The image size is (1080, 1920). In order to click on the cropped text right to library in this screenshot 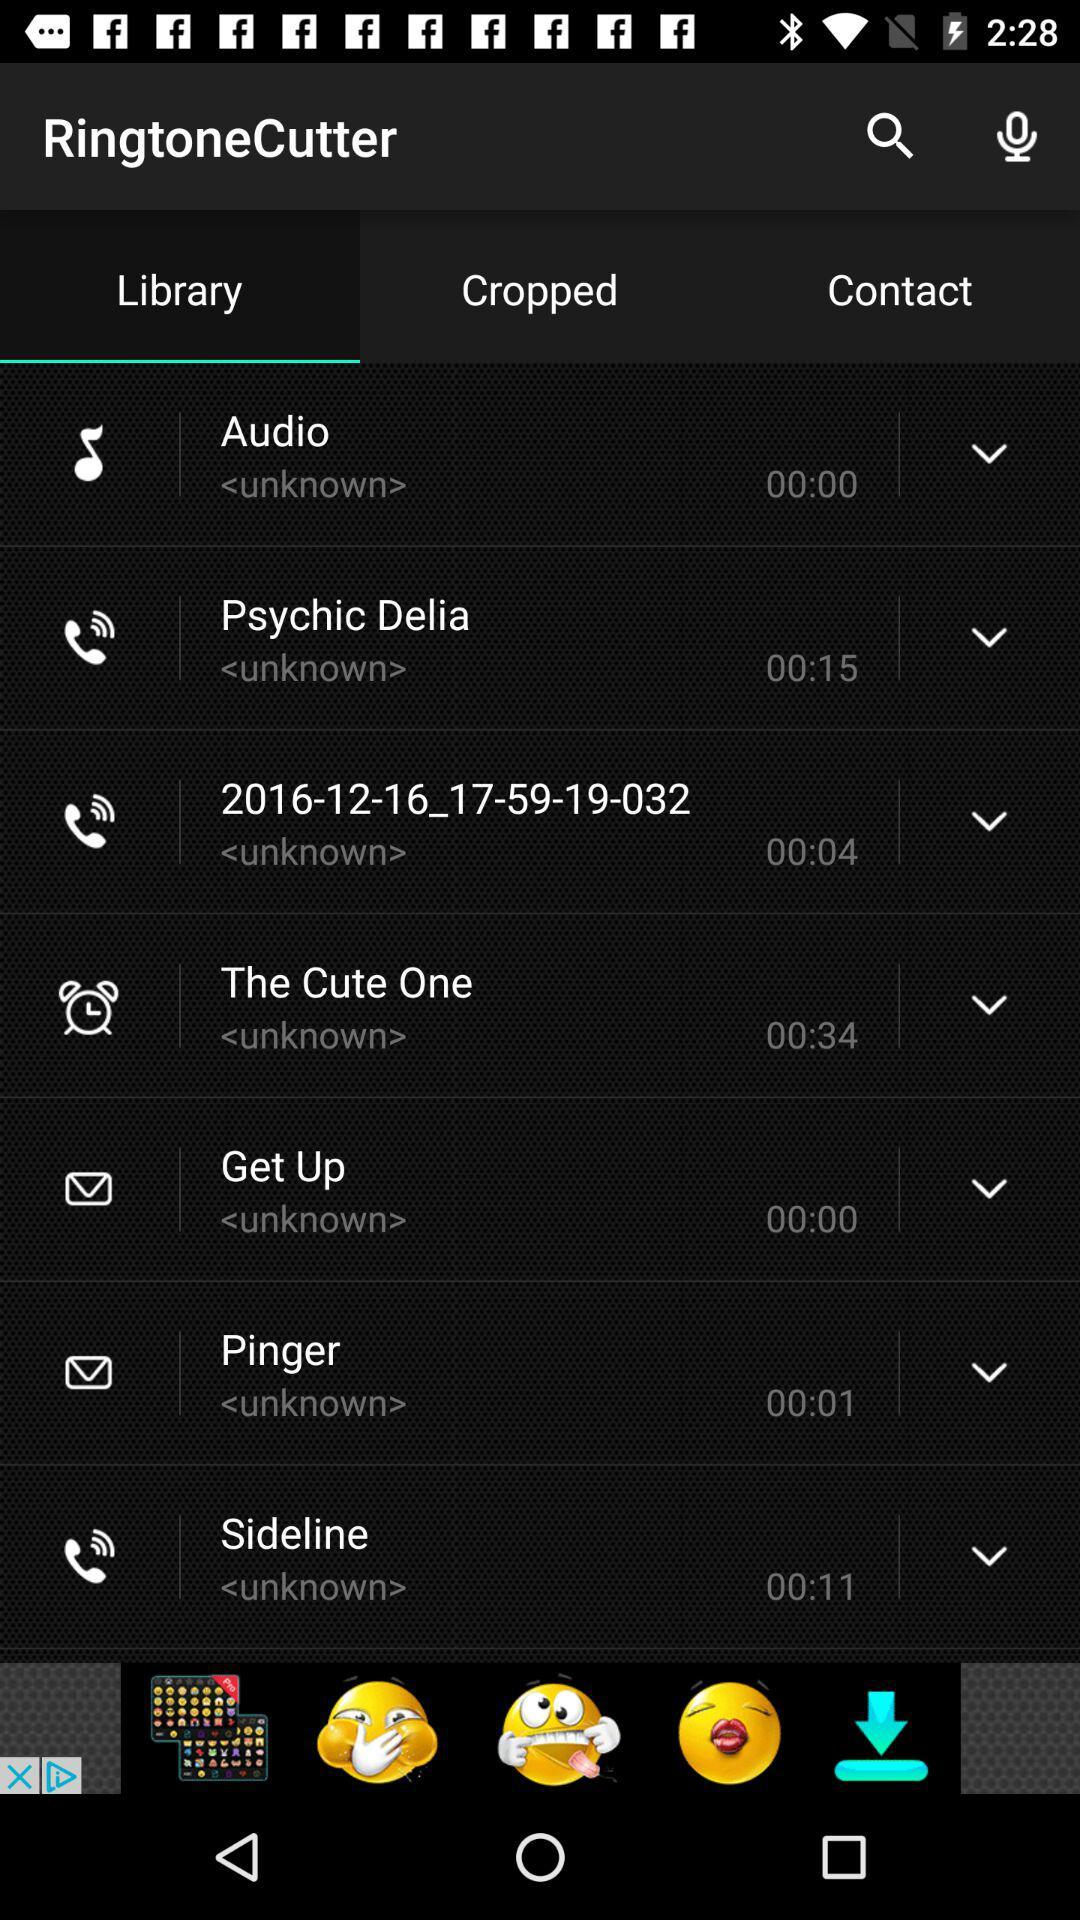, I will do `click(540, 287)`.